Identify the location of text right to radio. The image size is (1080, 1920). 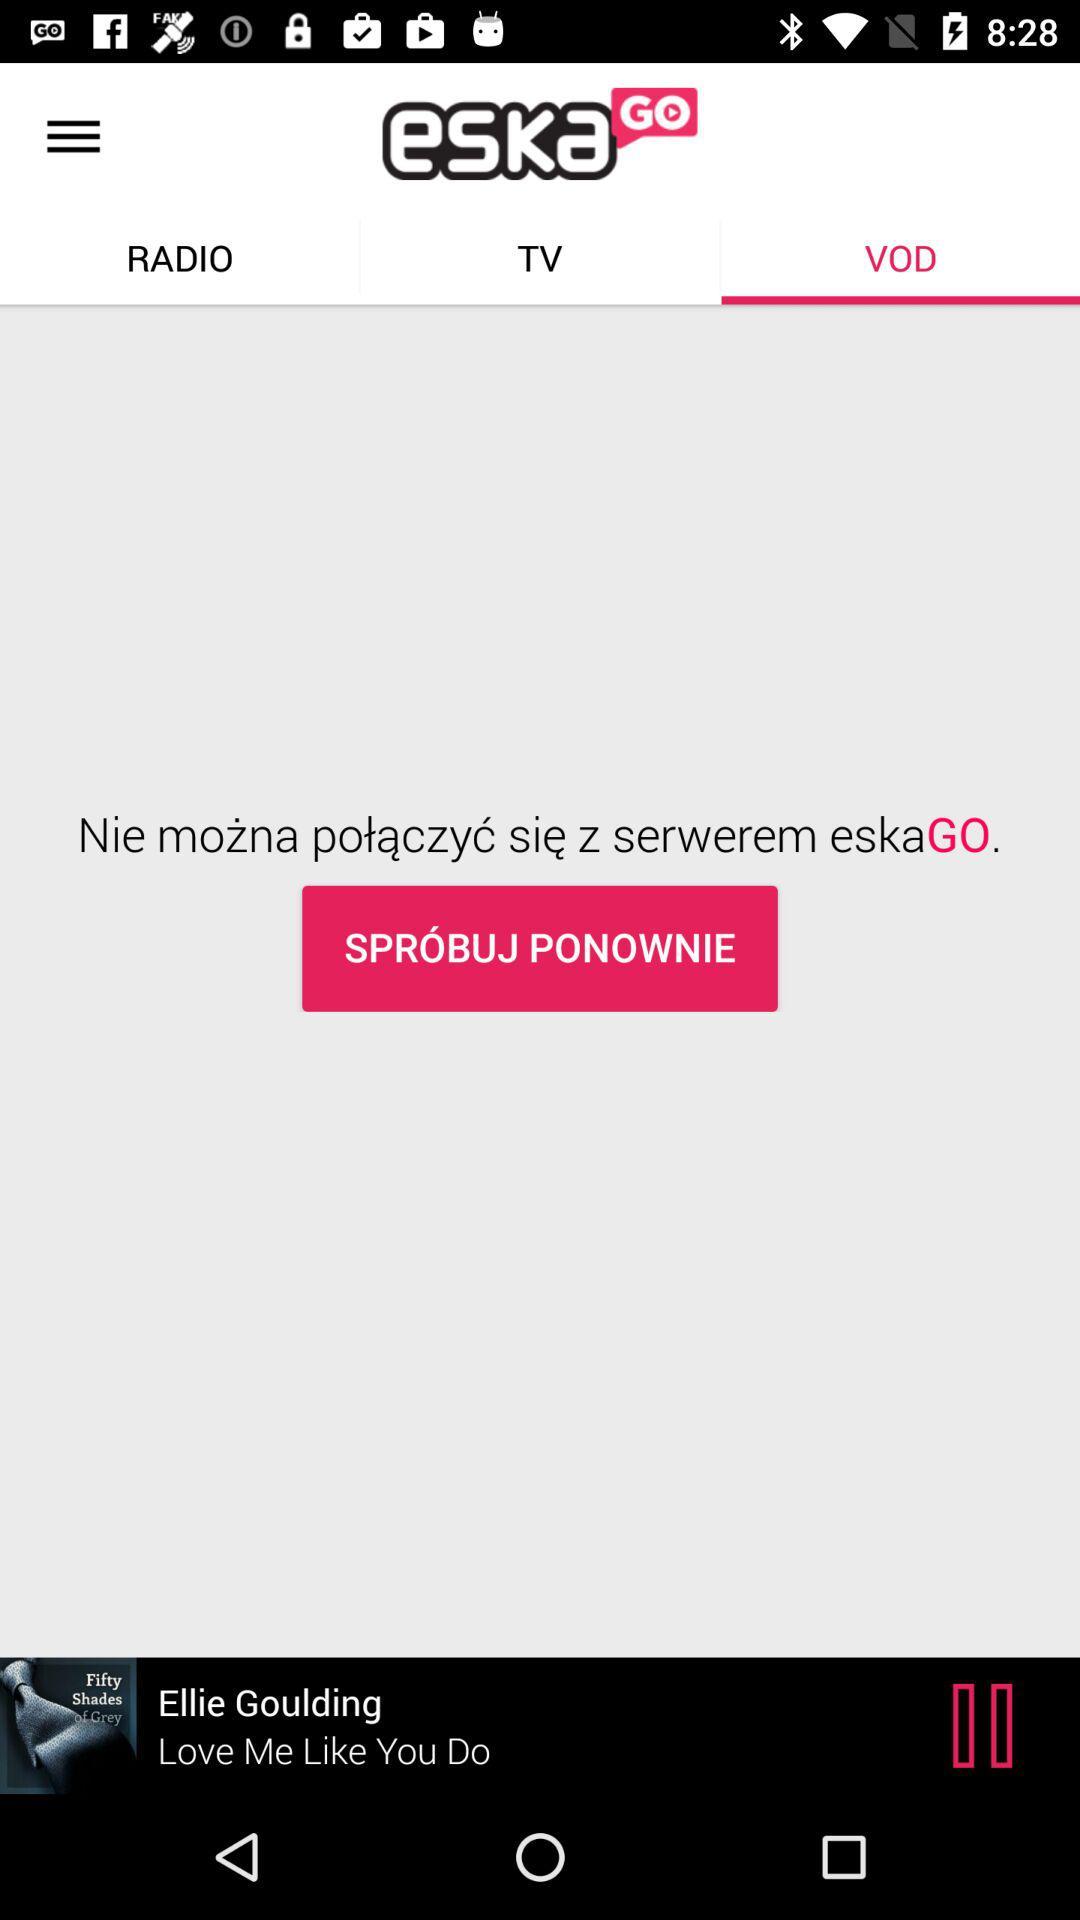
(540, 256).